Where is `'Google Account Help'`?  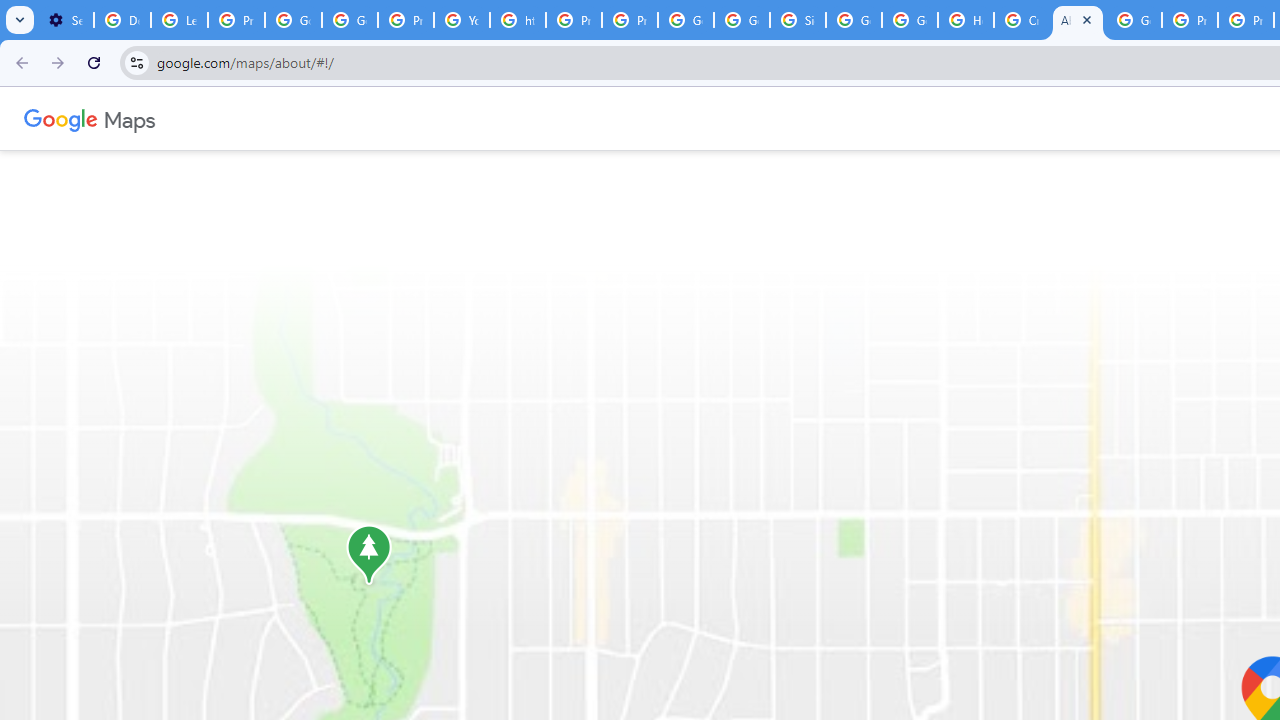 'Google Account Help' is located at coordinates (292, 20).